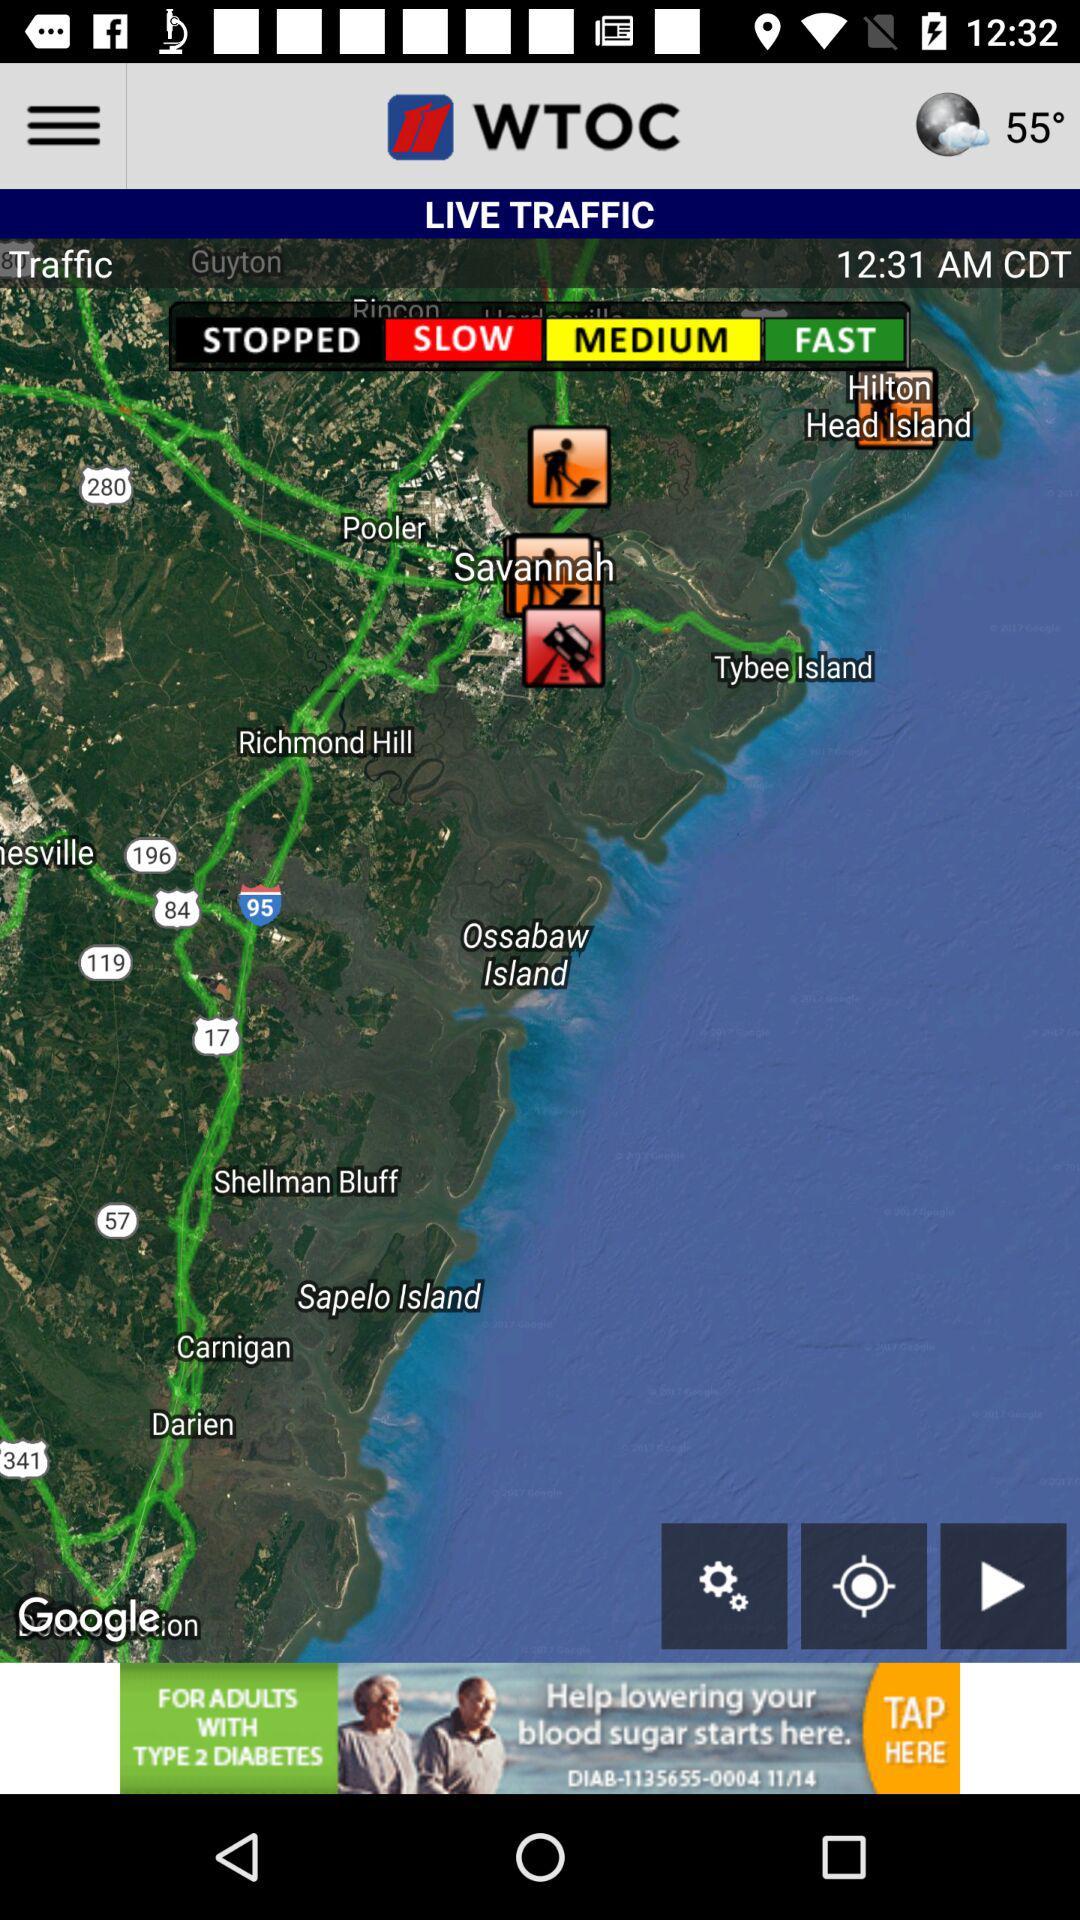 This screenshot has width=1080, height=1920. I want to click on the menu icon, so click(61, 124).